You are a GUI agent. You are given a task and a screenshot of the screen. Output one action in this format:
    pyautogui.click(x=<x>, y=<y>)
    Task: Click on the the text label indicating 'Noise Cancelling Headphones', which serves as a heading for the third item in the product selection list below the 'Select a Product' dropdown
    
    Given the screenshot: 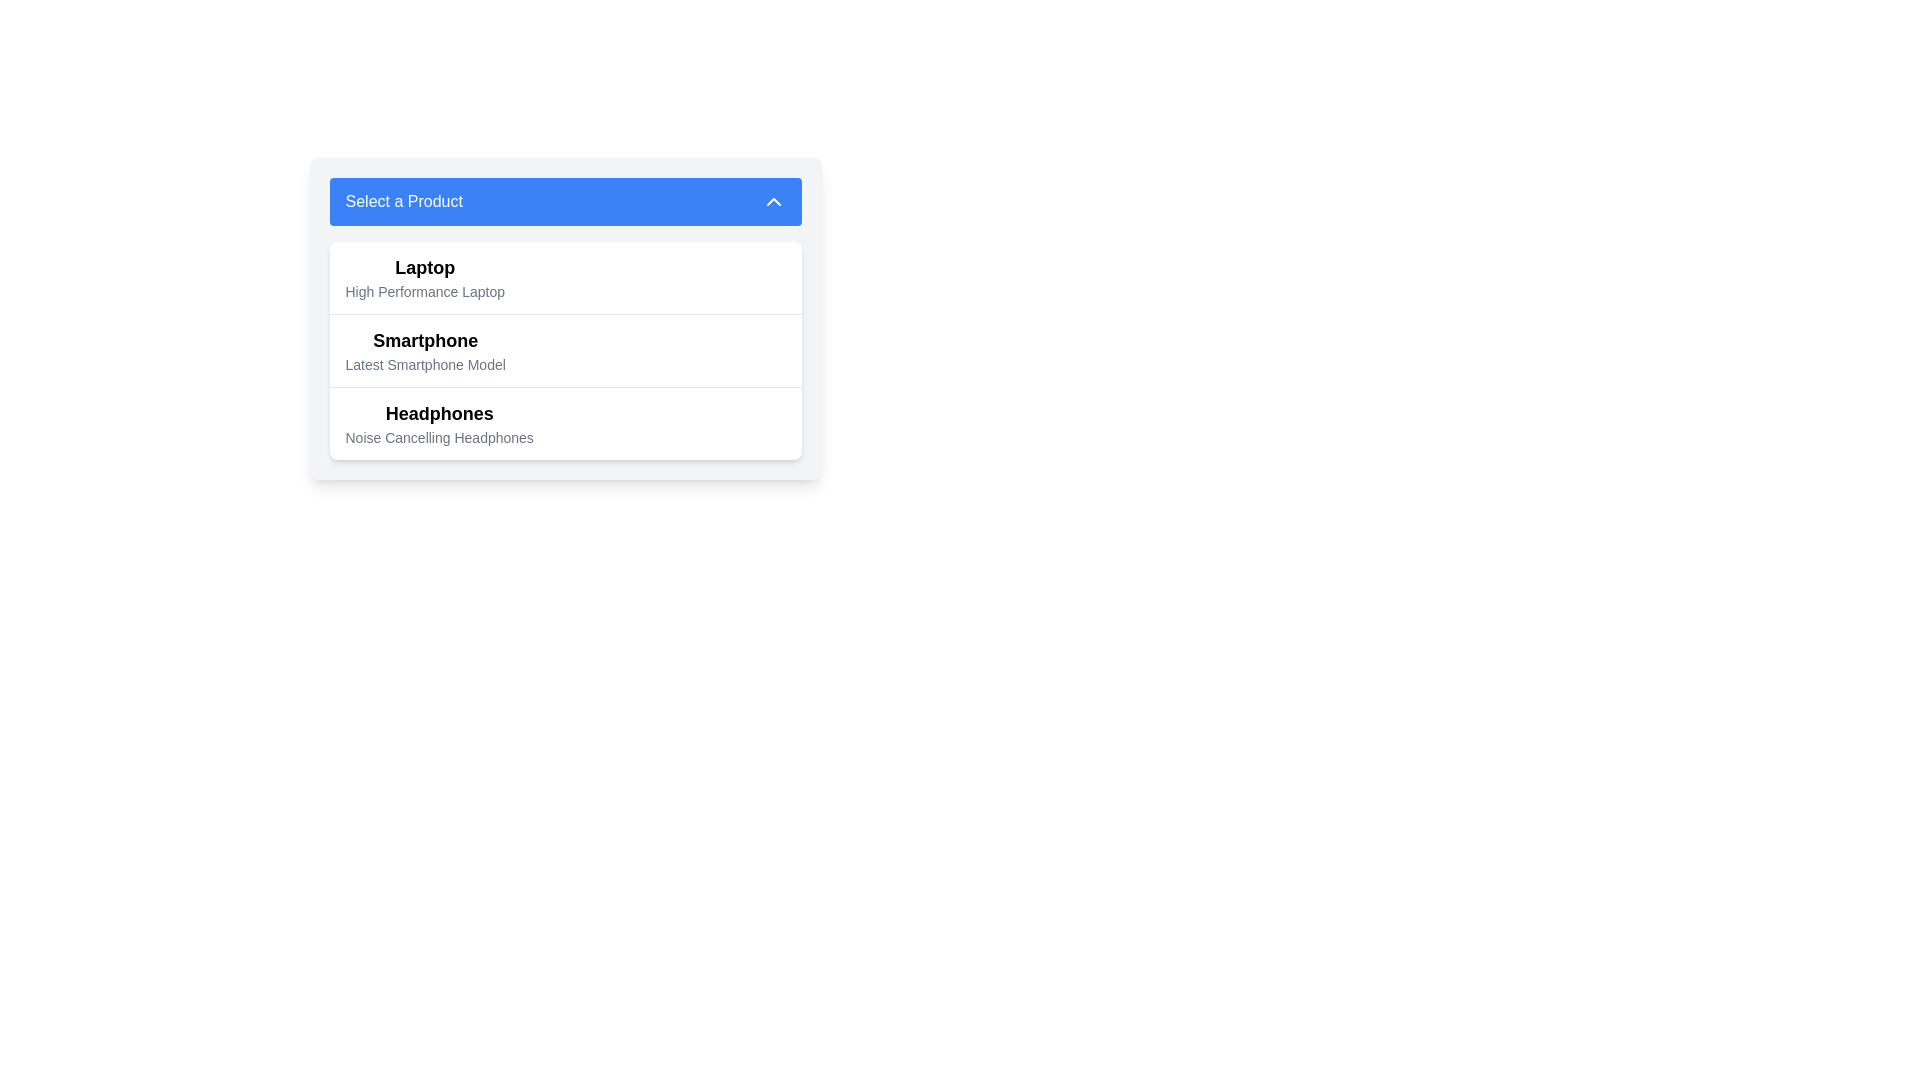 What is the action you would take?
    pyautogui.click(x=438, y=412)
    